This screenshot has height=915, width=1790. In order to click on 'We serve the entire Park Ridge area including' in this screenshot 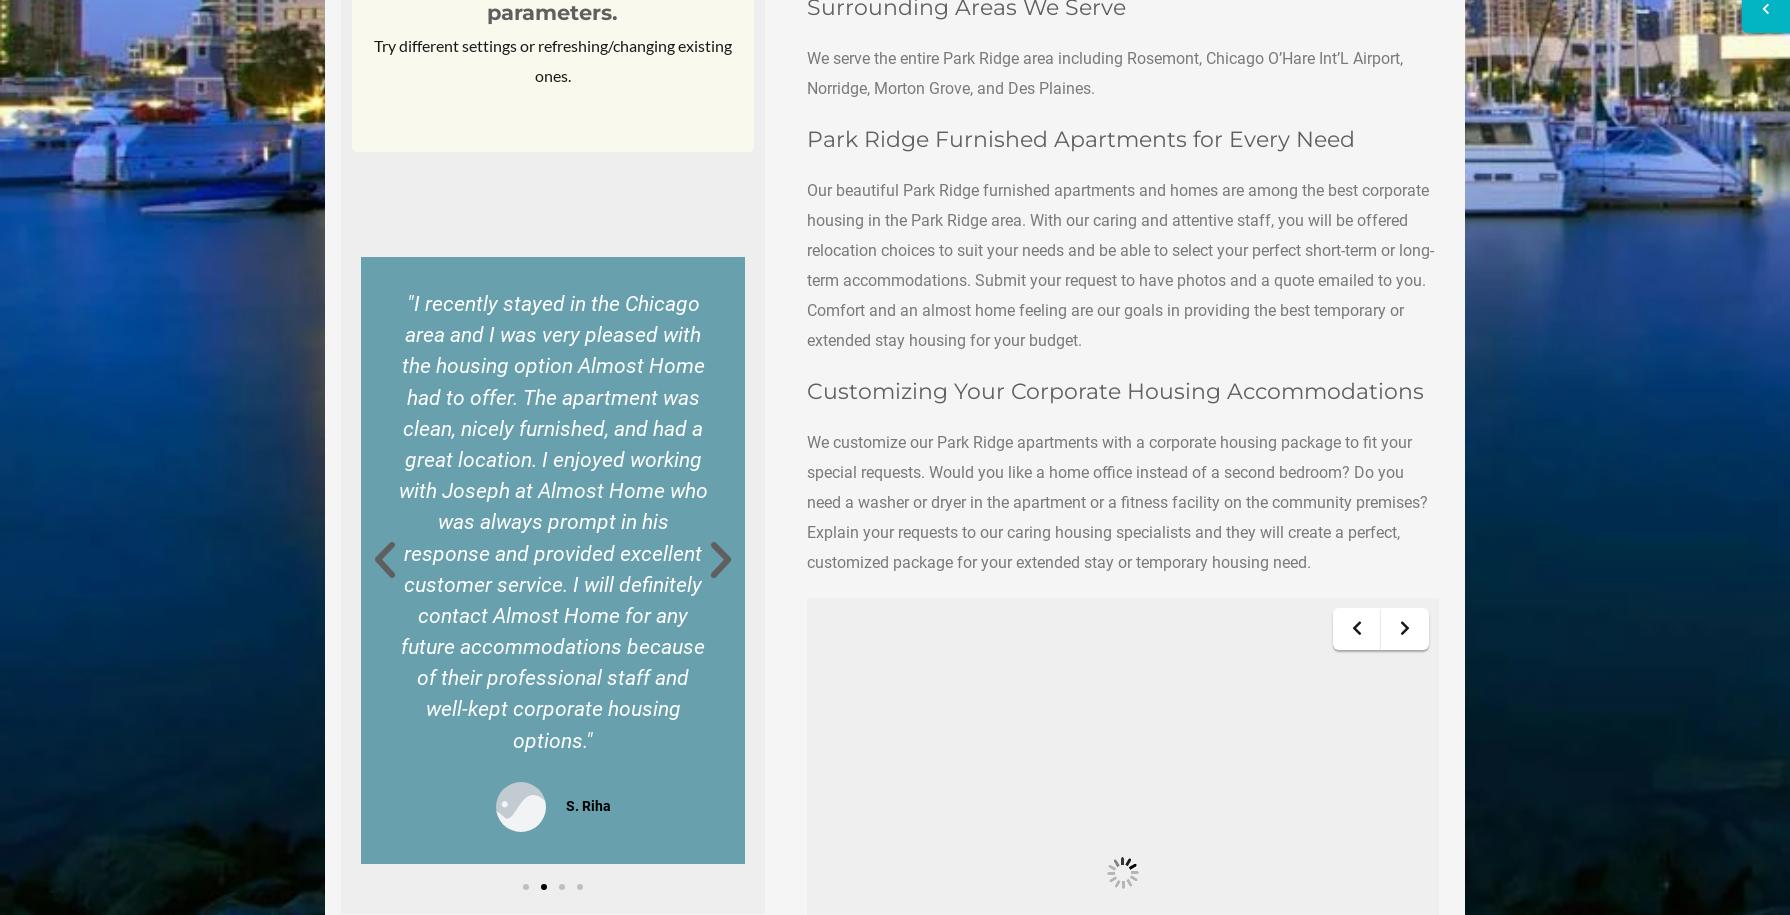, I will do `click(805, 56)`.